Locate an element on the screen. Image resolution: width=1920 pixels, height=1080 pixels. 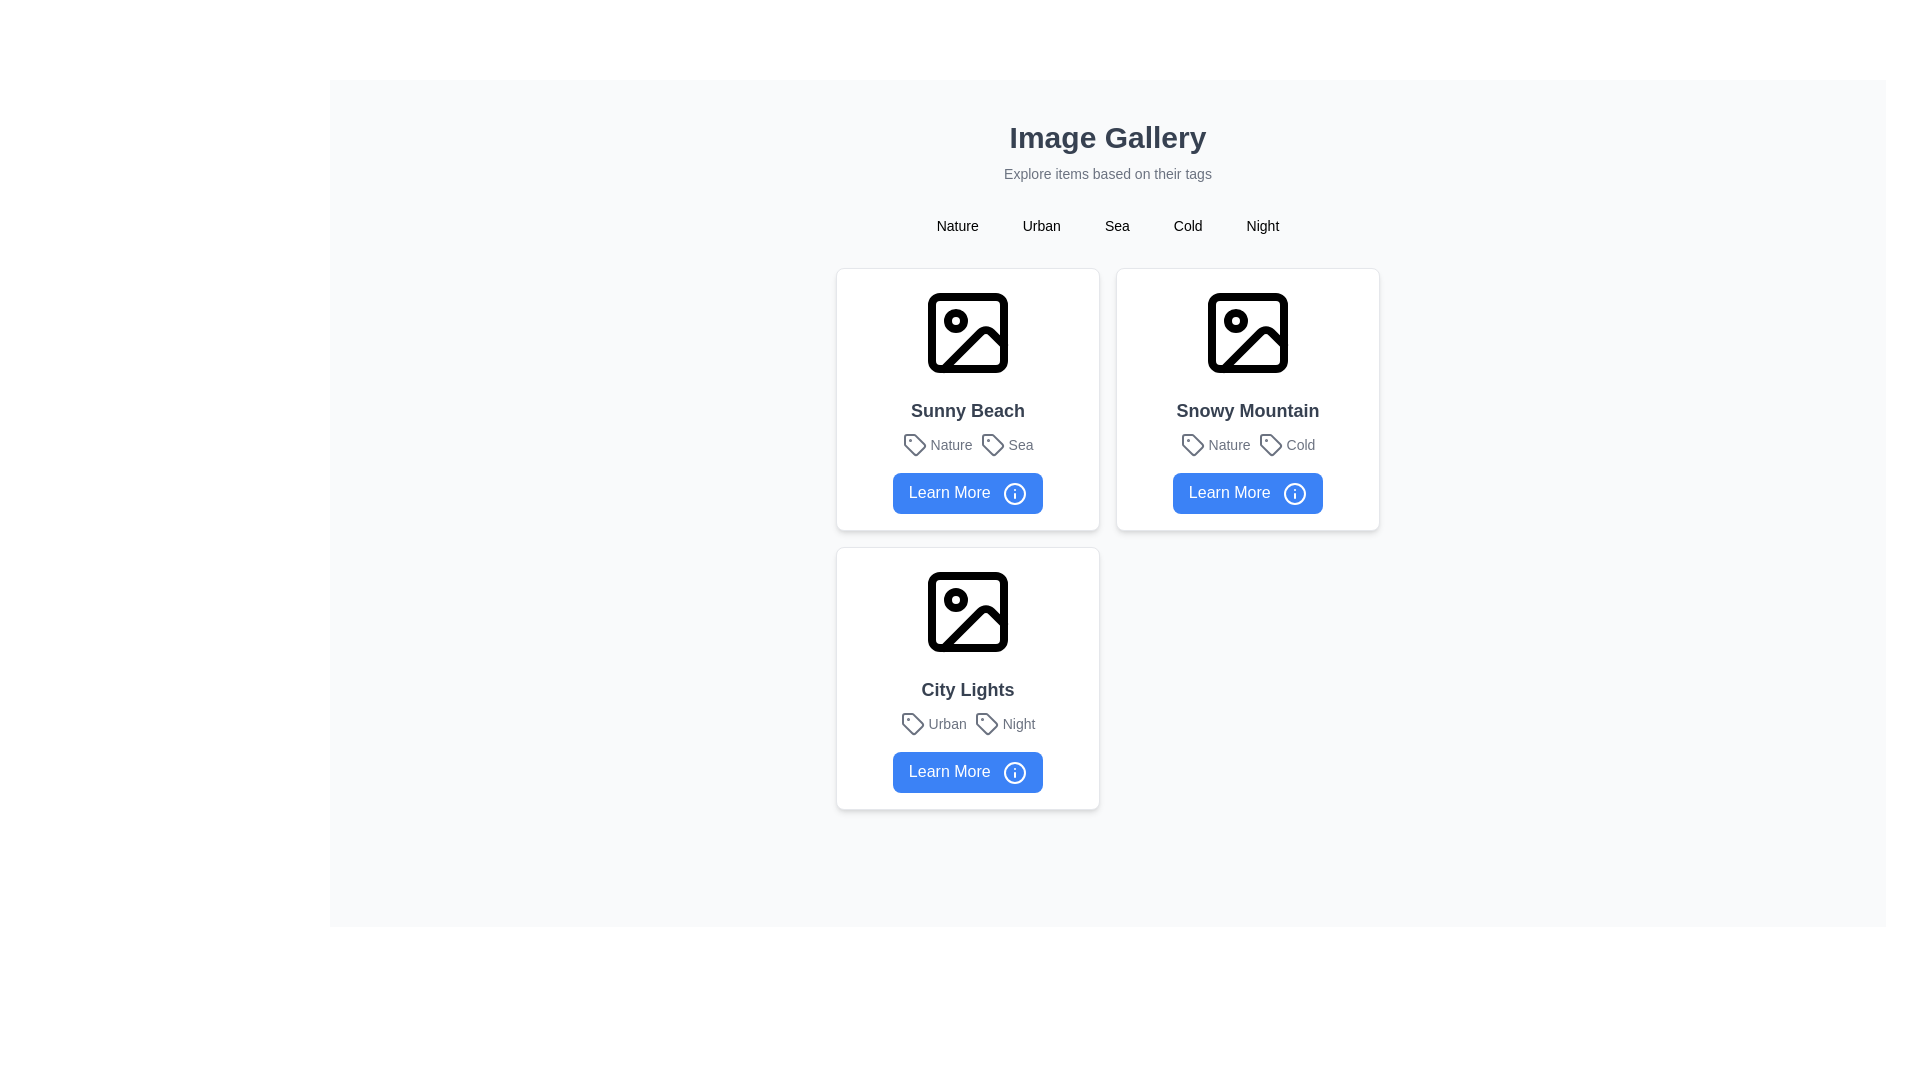
the pictorial icon of a landscape with a circle representing the sun or moon, located at the top-center of the 'Snowy Mountain' card is located at coordinates (1247, 331).